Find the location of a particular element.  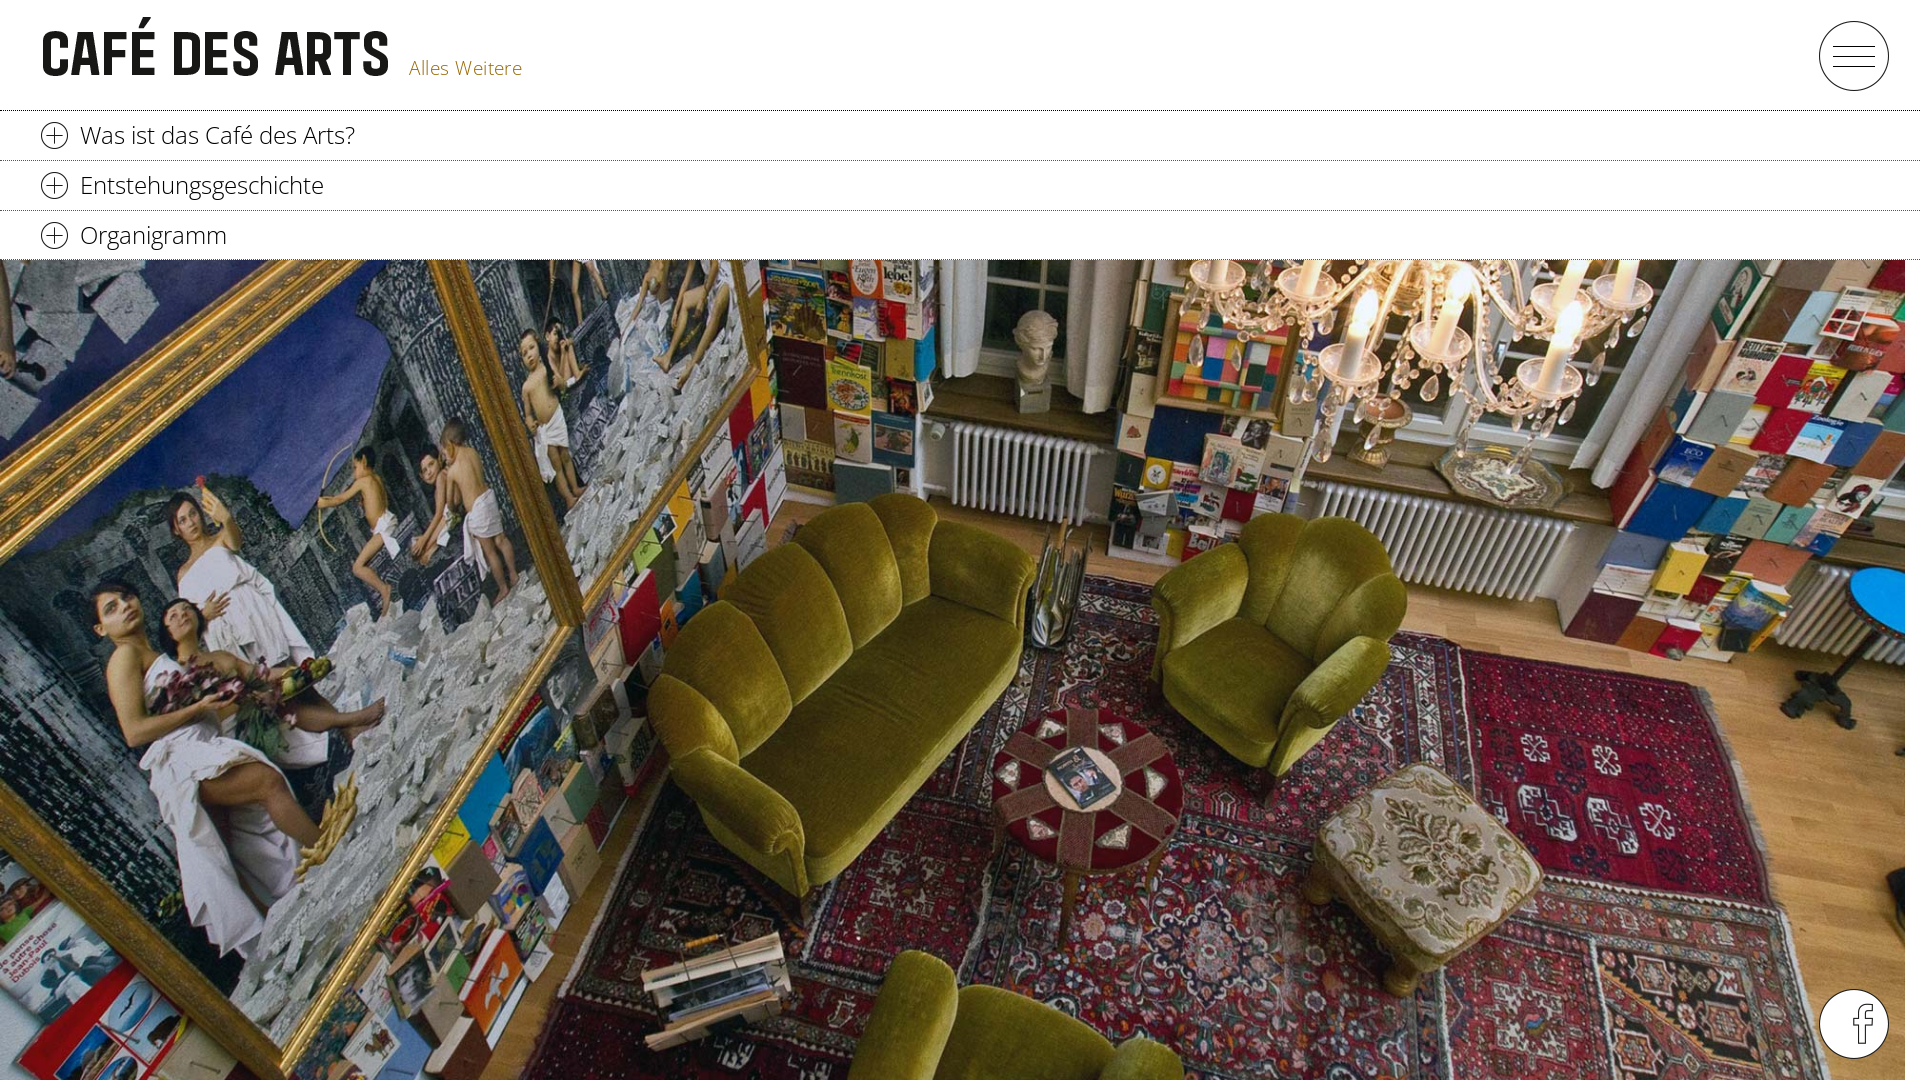

'menu' is located at coordinates (1818, 1023).